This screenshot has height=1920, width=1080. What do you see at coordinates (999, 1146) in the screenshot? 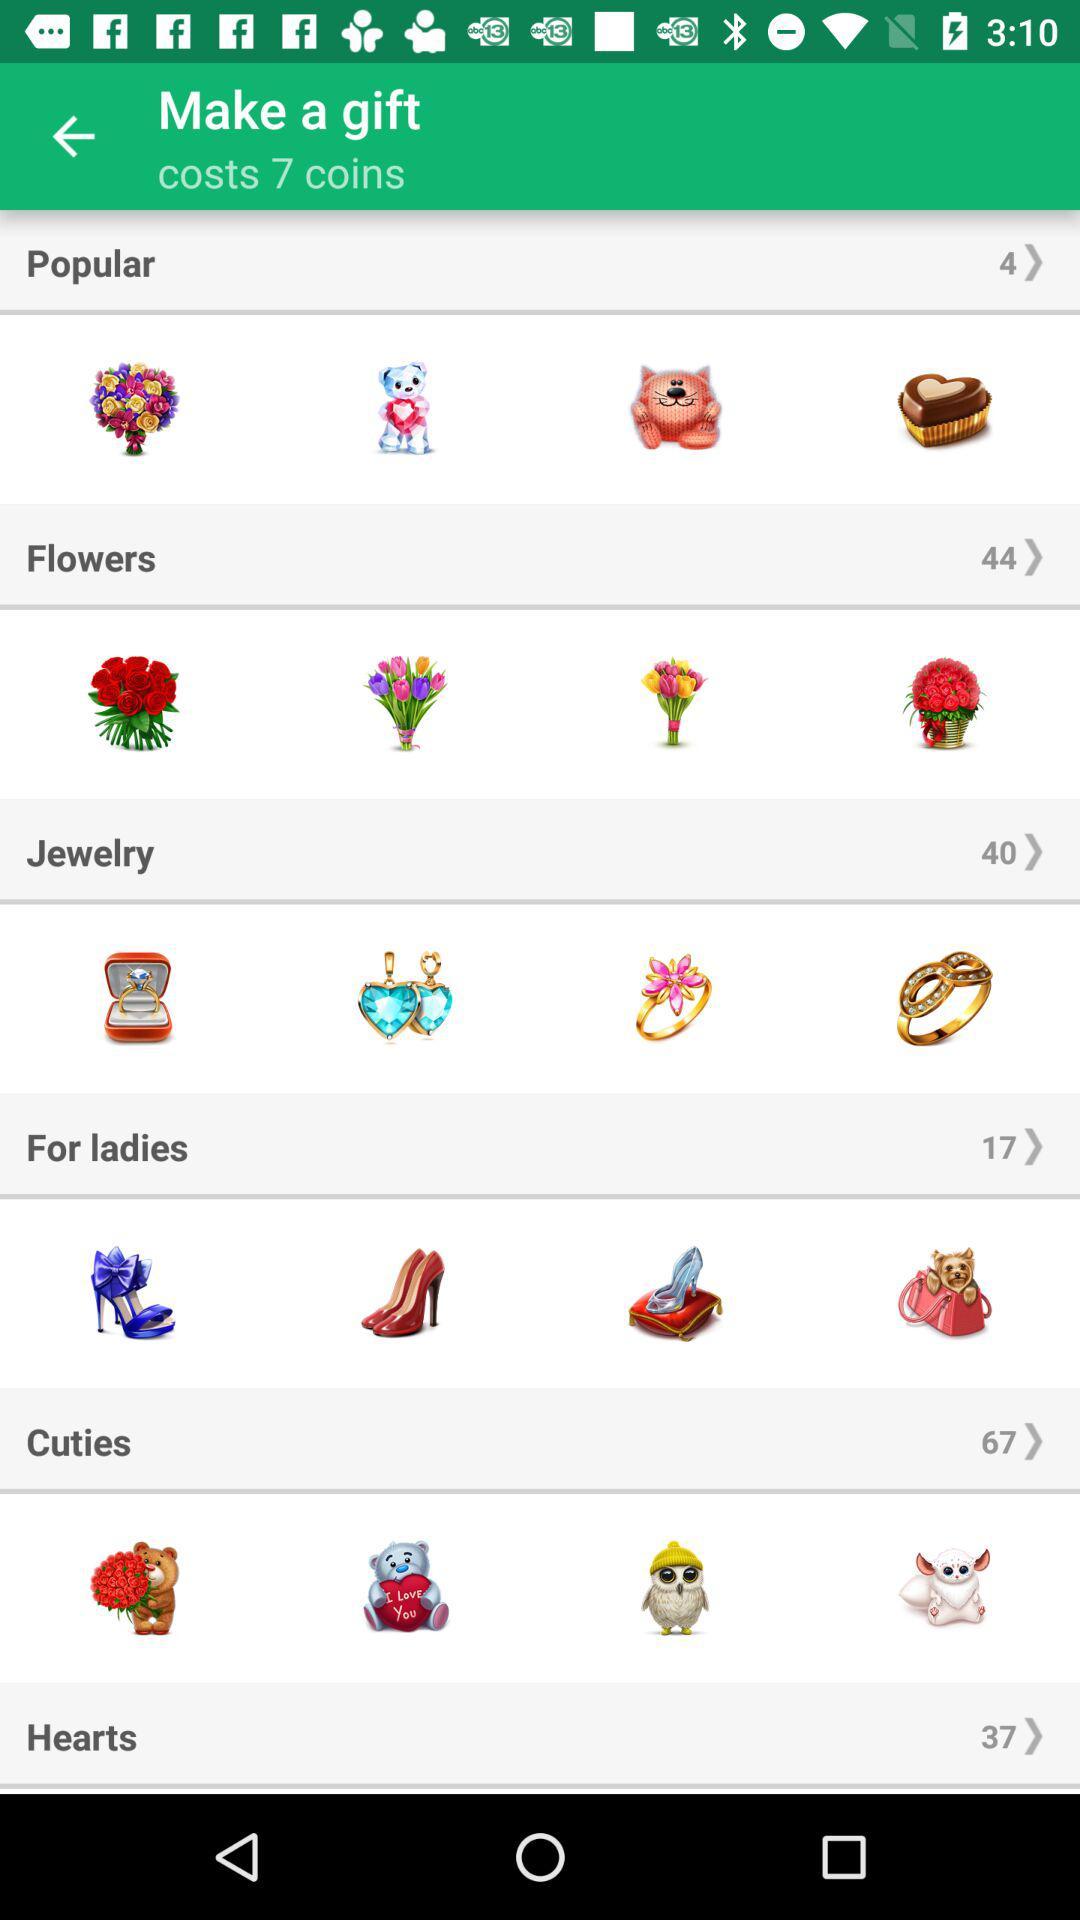
I see `the 17 item` at bounding box center [999, 1146].